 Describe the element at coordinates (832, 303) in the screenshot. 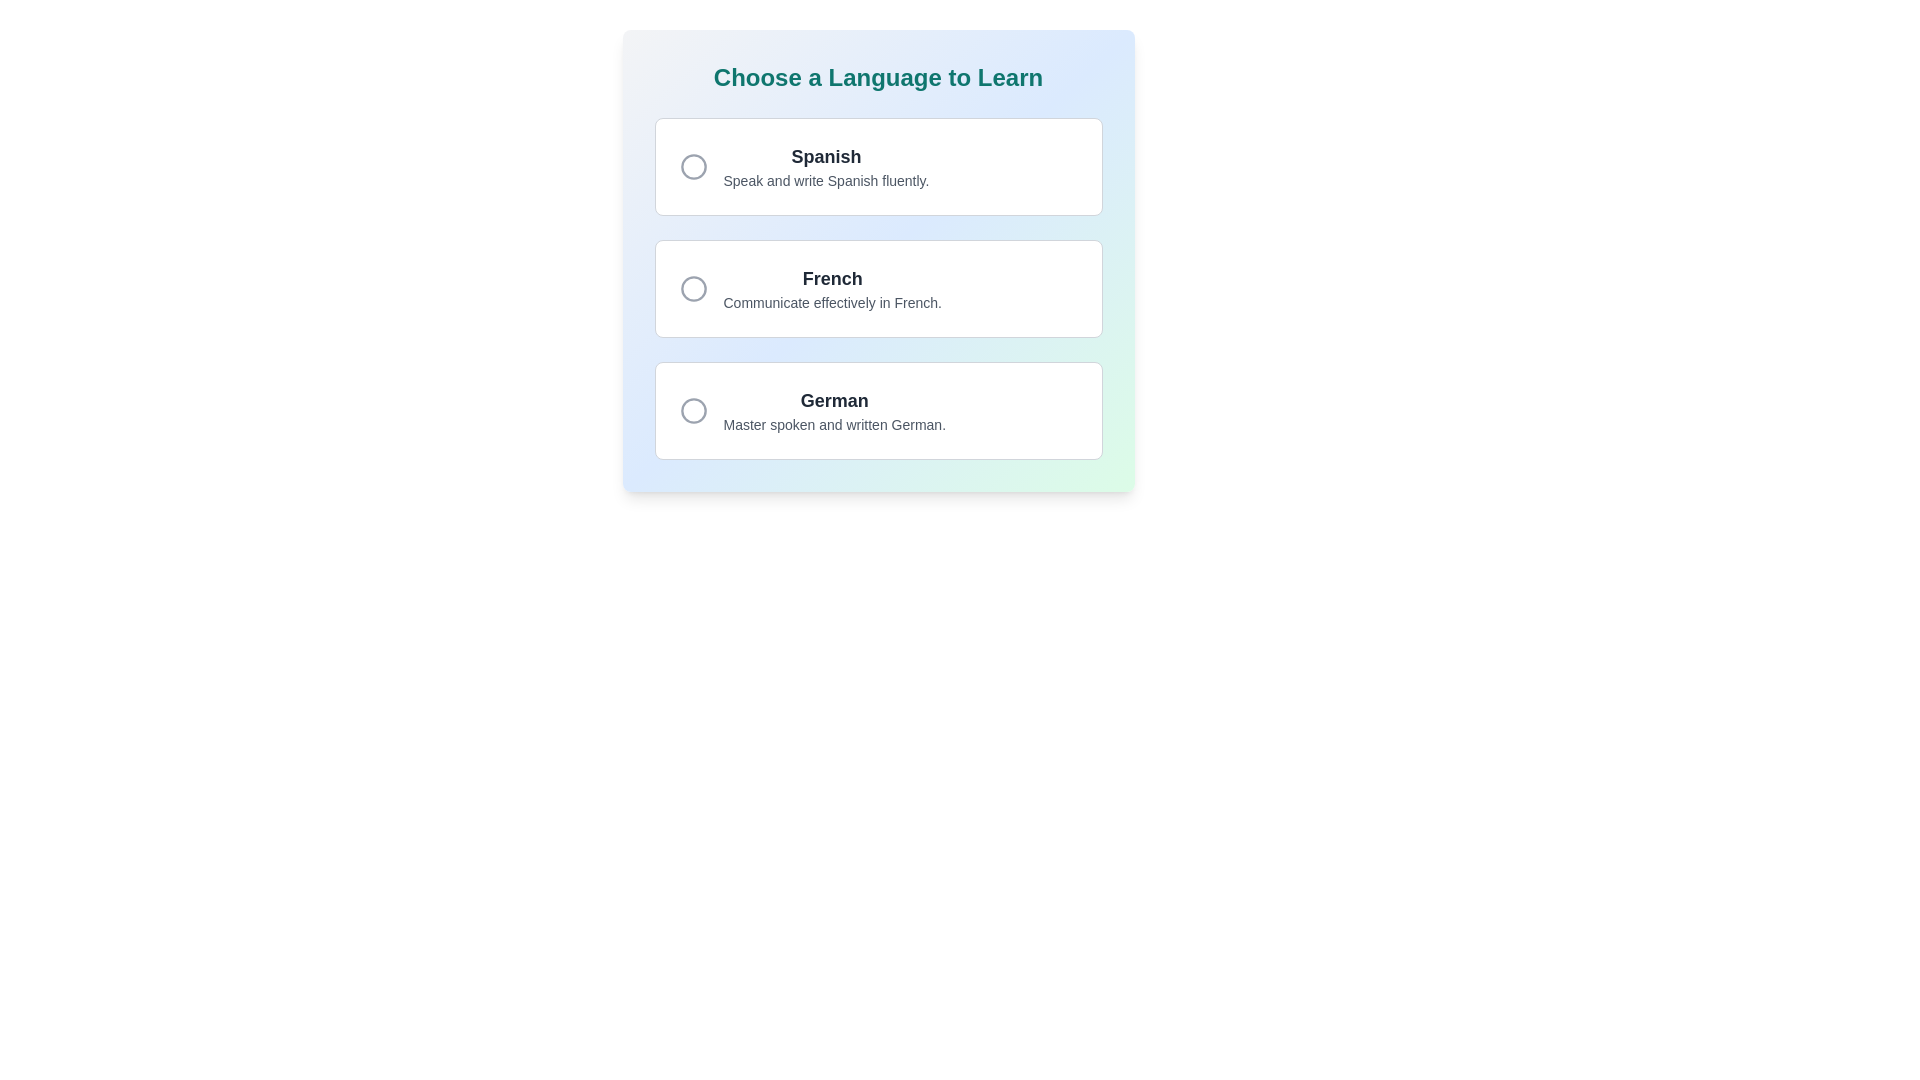

I see `information displayed in the text element showing the phrase 'Communicate effectively in French.' which is styled with a small font size and gray color, located below the bold title 'French' within a selectable card` at that location.